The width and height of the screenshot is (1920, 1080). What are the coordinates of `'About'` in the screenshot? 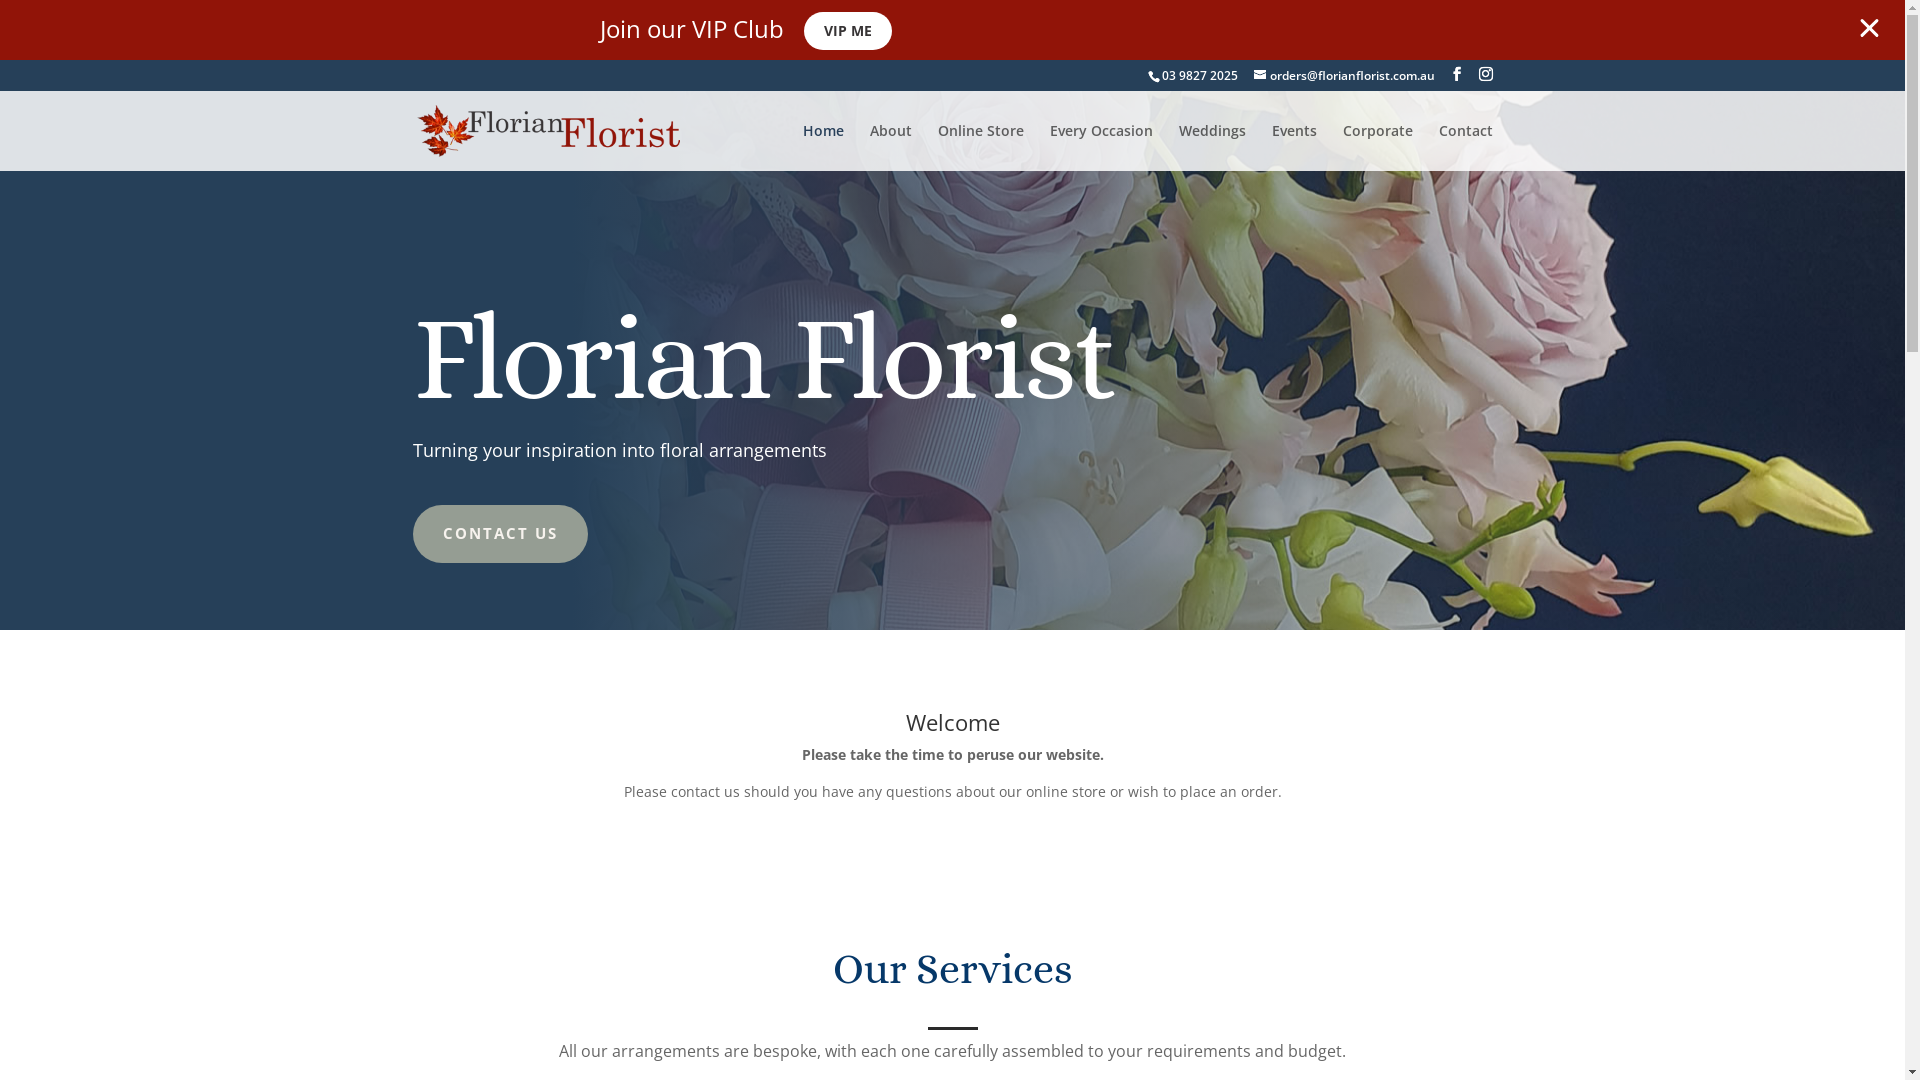 It's located at (890, 146).